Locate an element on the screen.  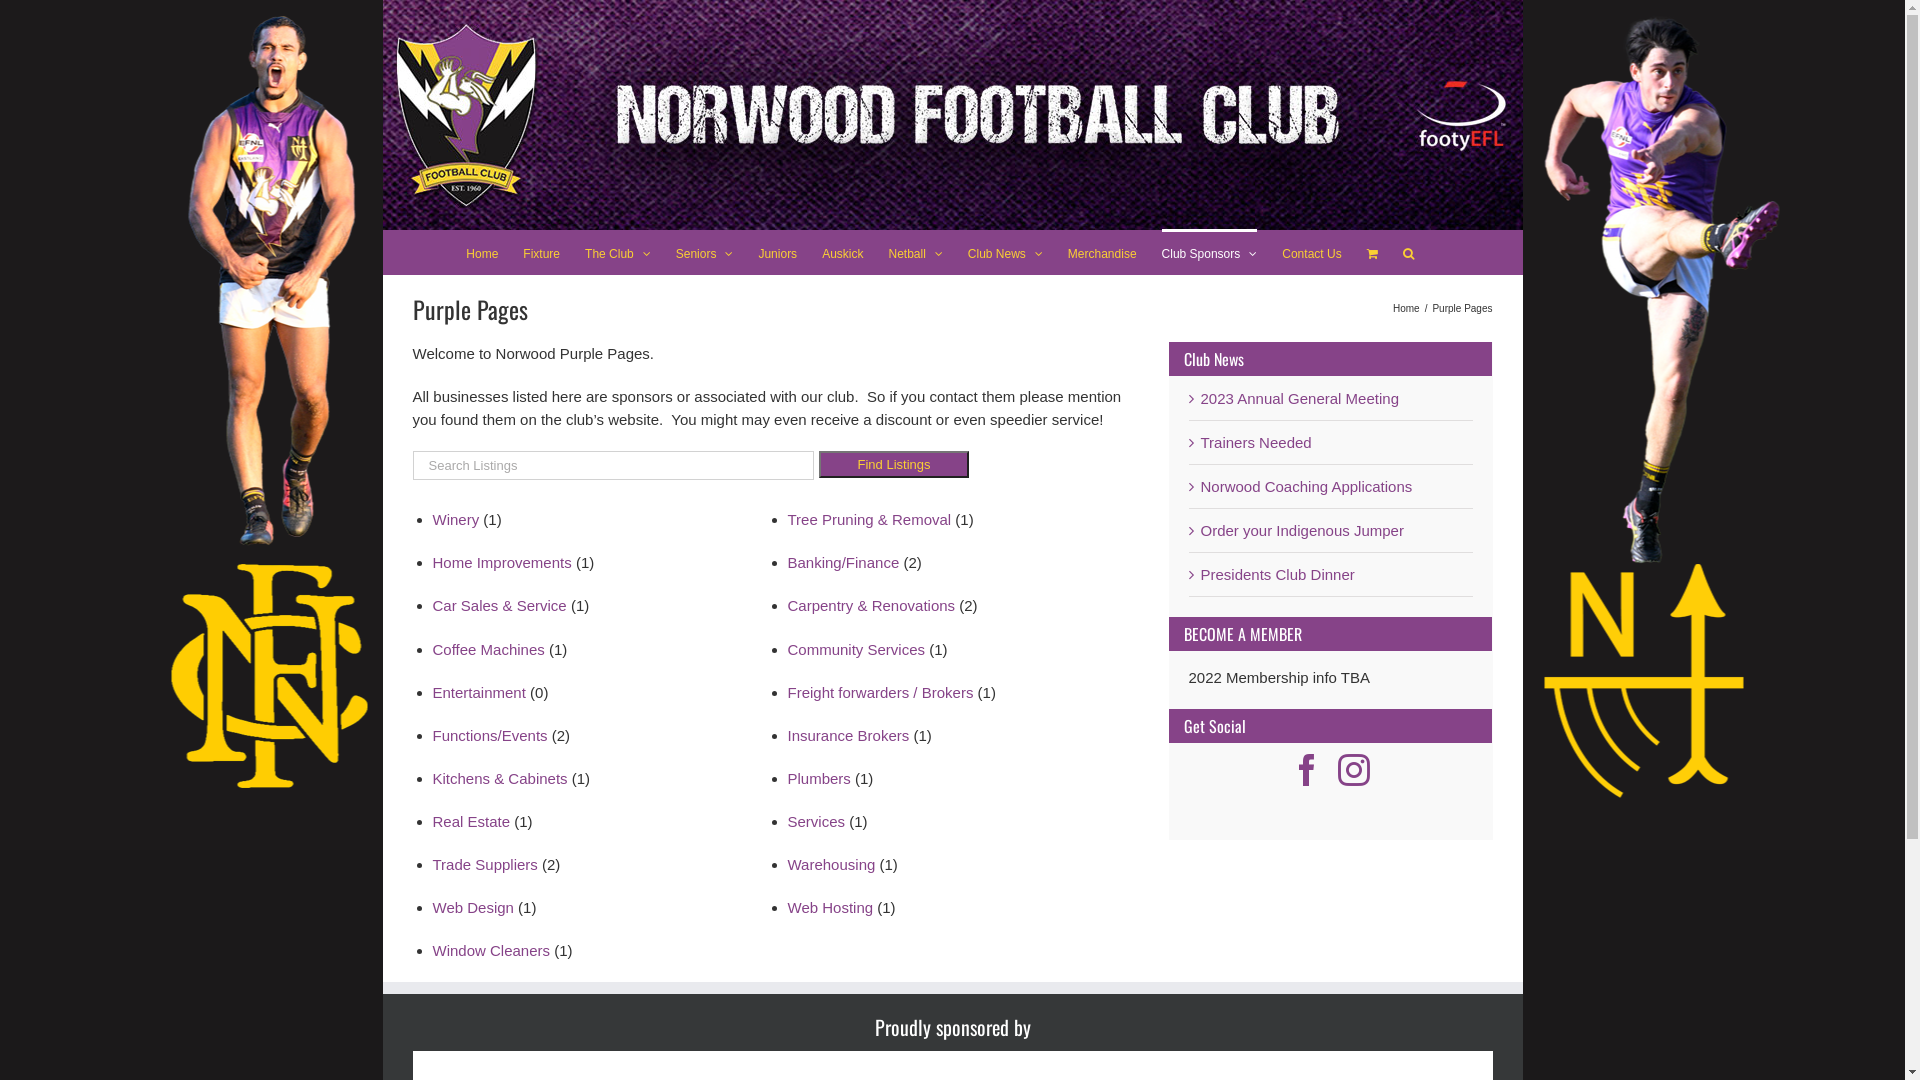
'Winery' is located at coordinates (454, 518).